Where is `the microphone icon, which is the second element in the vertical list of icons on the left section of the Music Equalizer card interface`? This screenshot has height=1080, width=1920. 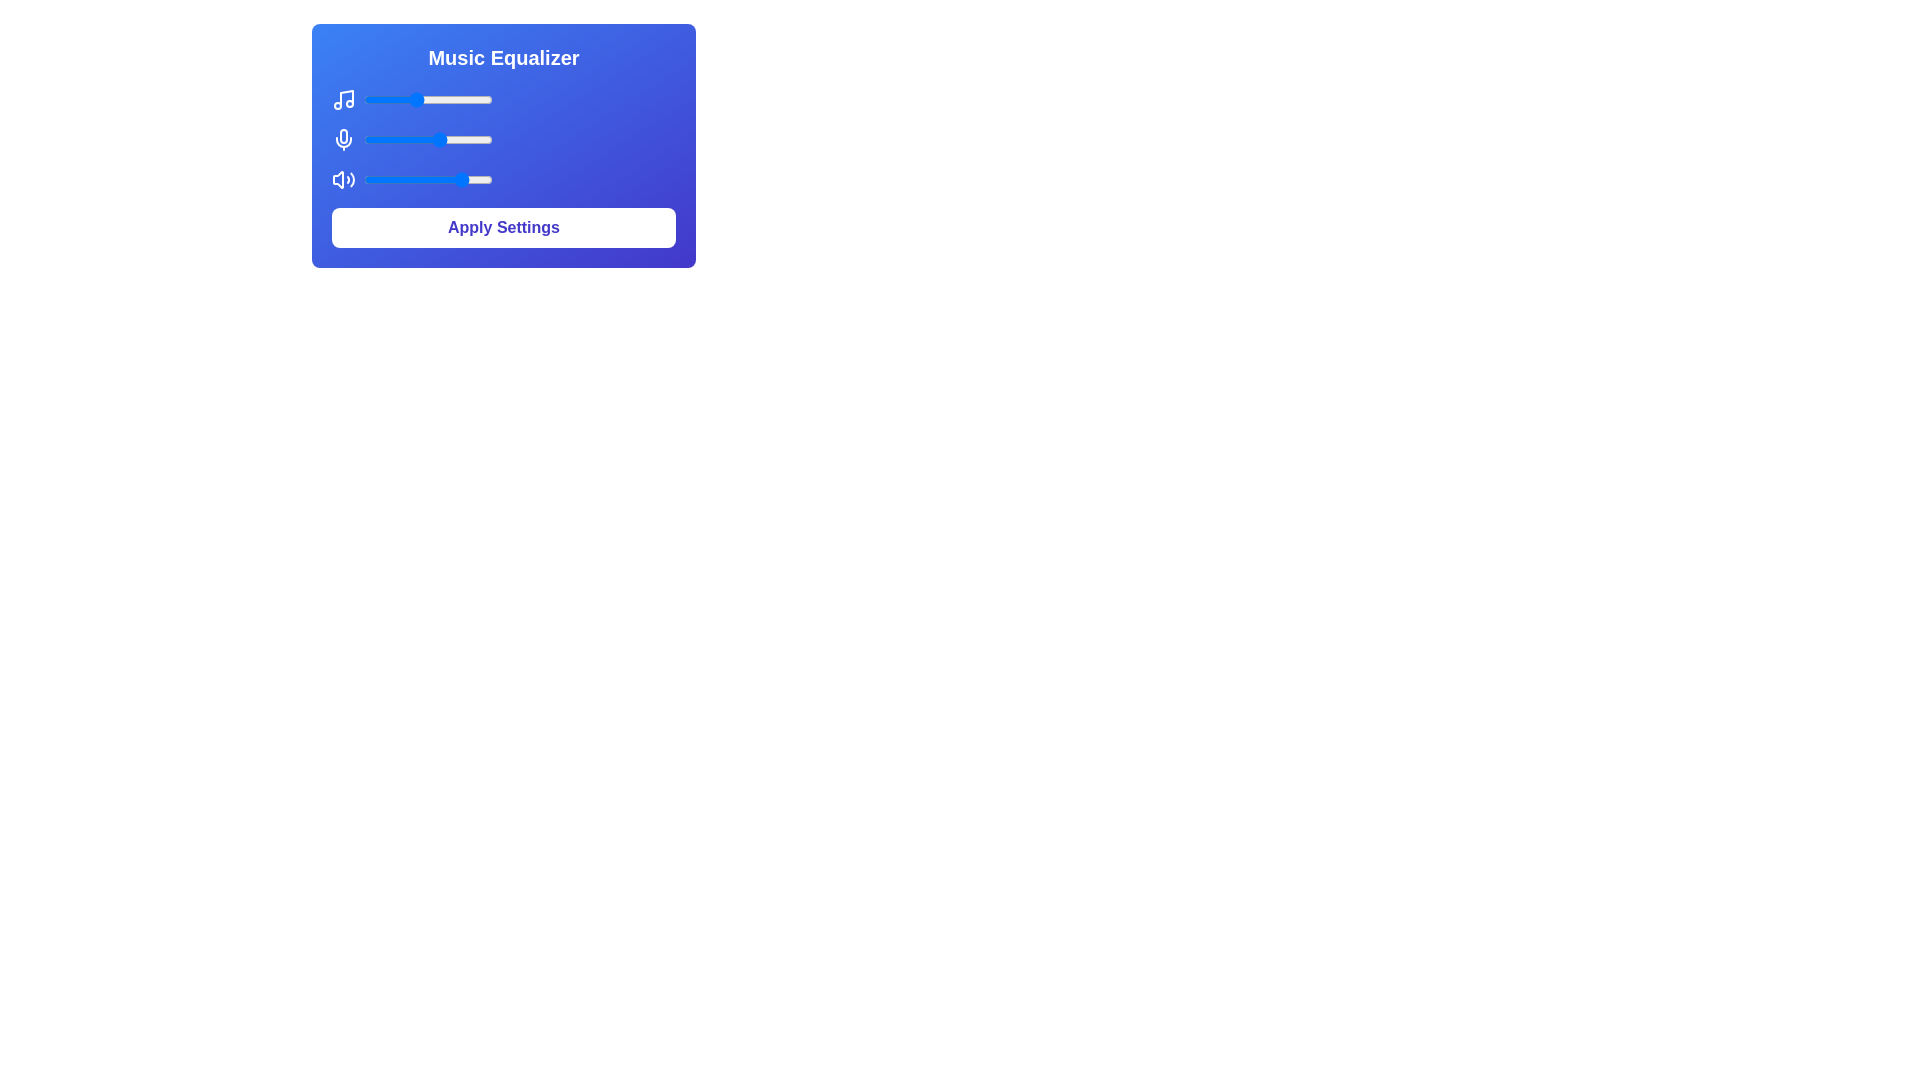 the microphone icon, which is the second element in the vertical list of icons on the left section of the Music Equalizer card interface is located at coordinates (344, 138).